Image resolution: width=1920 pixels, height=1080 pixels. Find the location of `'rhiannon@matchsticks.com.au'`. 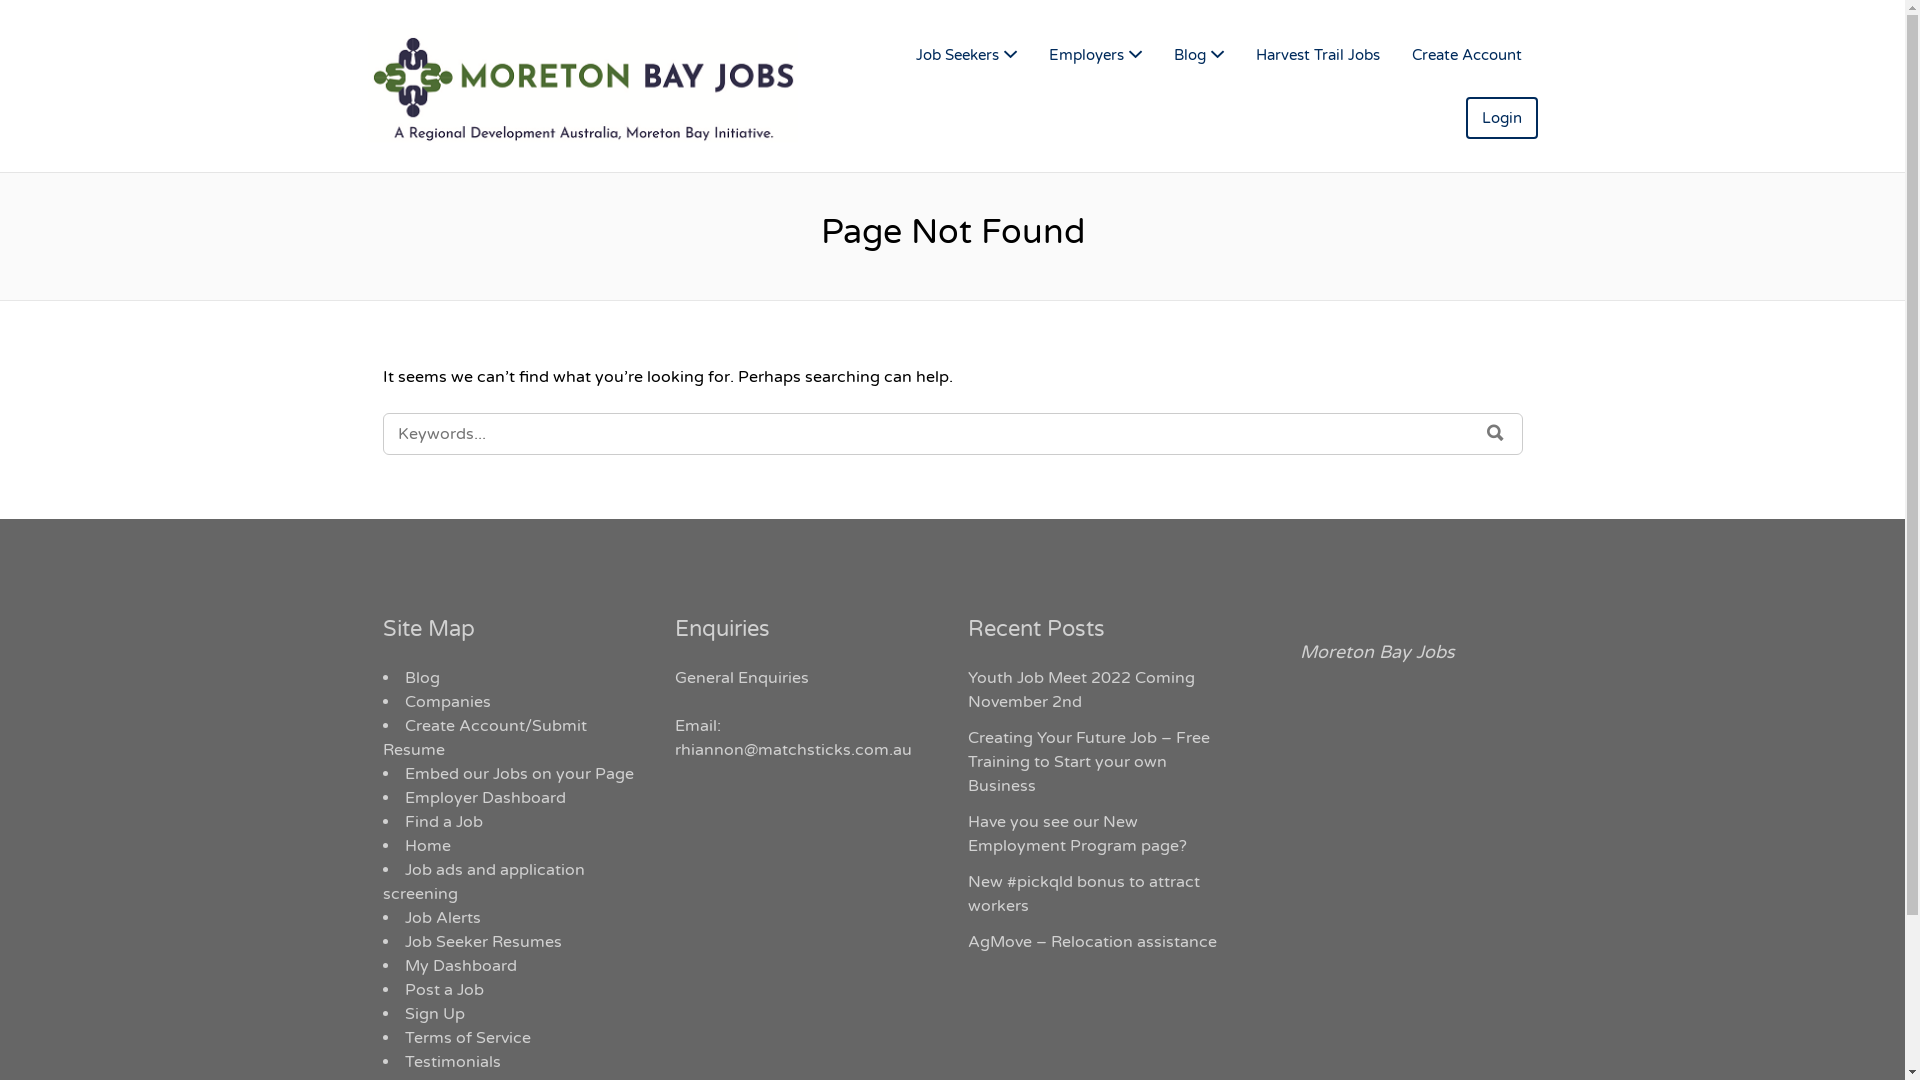

'rhiannon@matchsticks.com.au' is located at coordinates (675, 749).